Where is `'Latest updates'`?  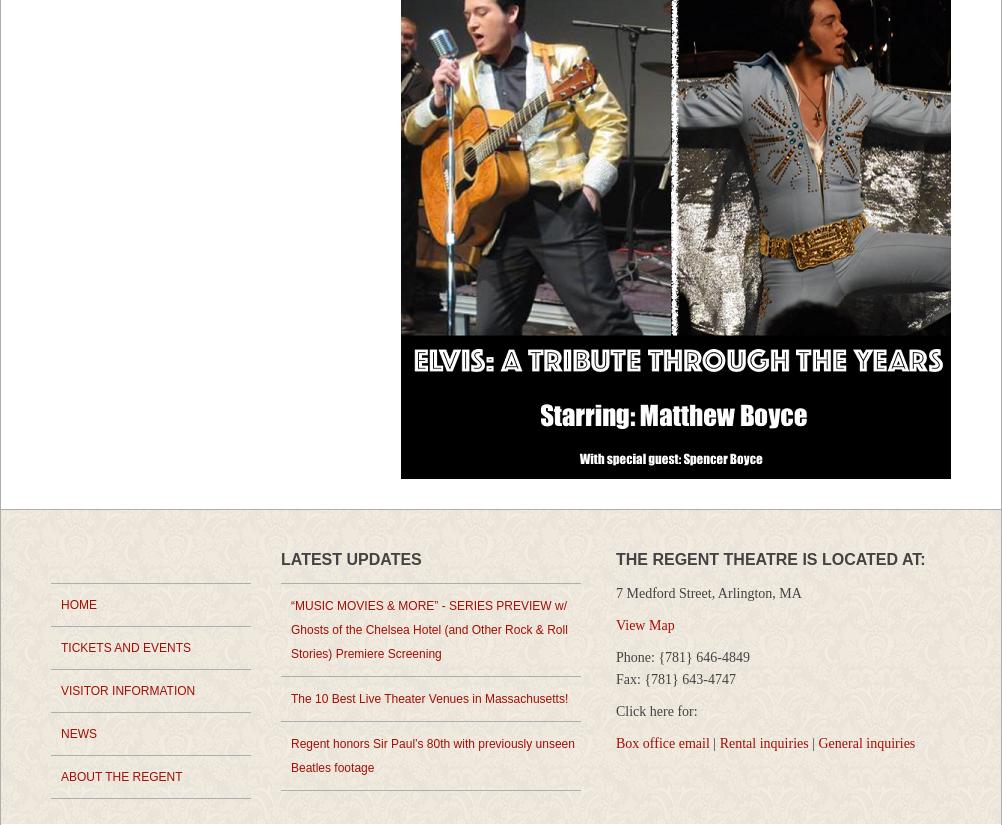
'Latest updates' is located at coordinates (351, 559).